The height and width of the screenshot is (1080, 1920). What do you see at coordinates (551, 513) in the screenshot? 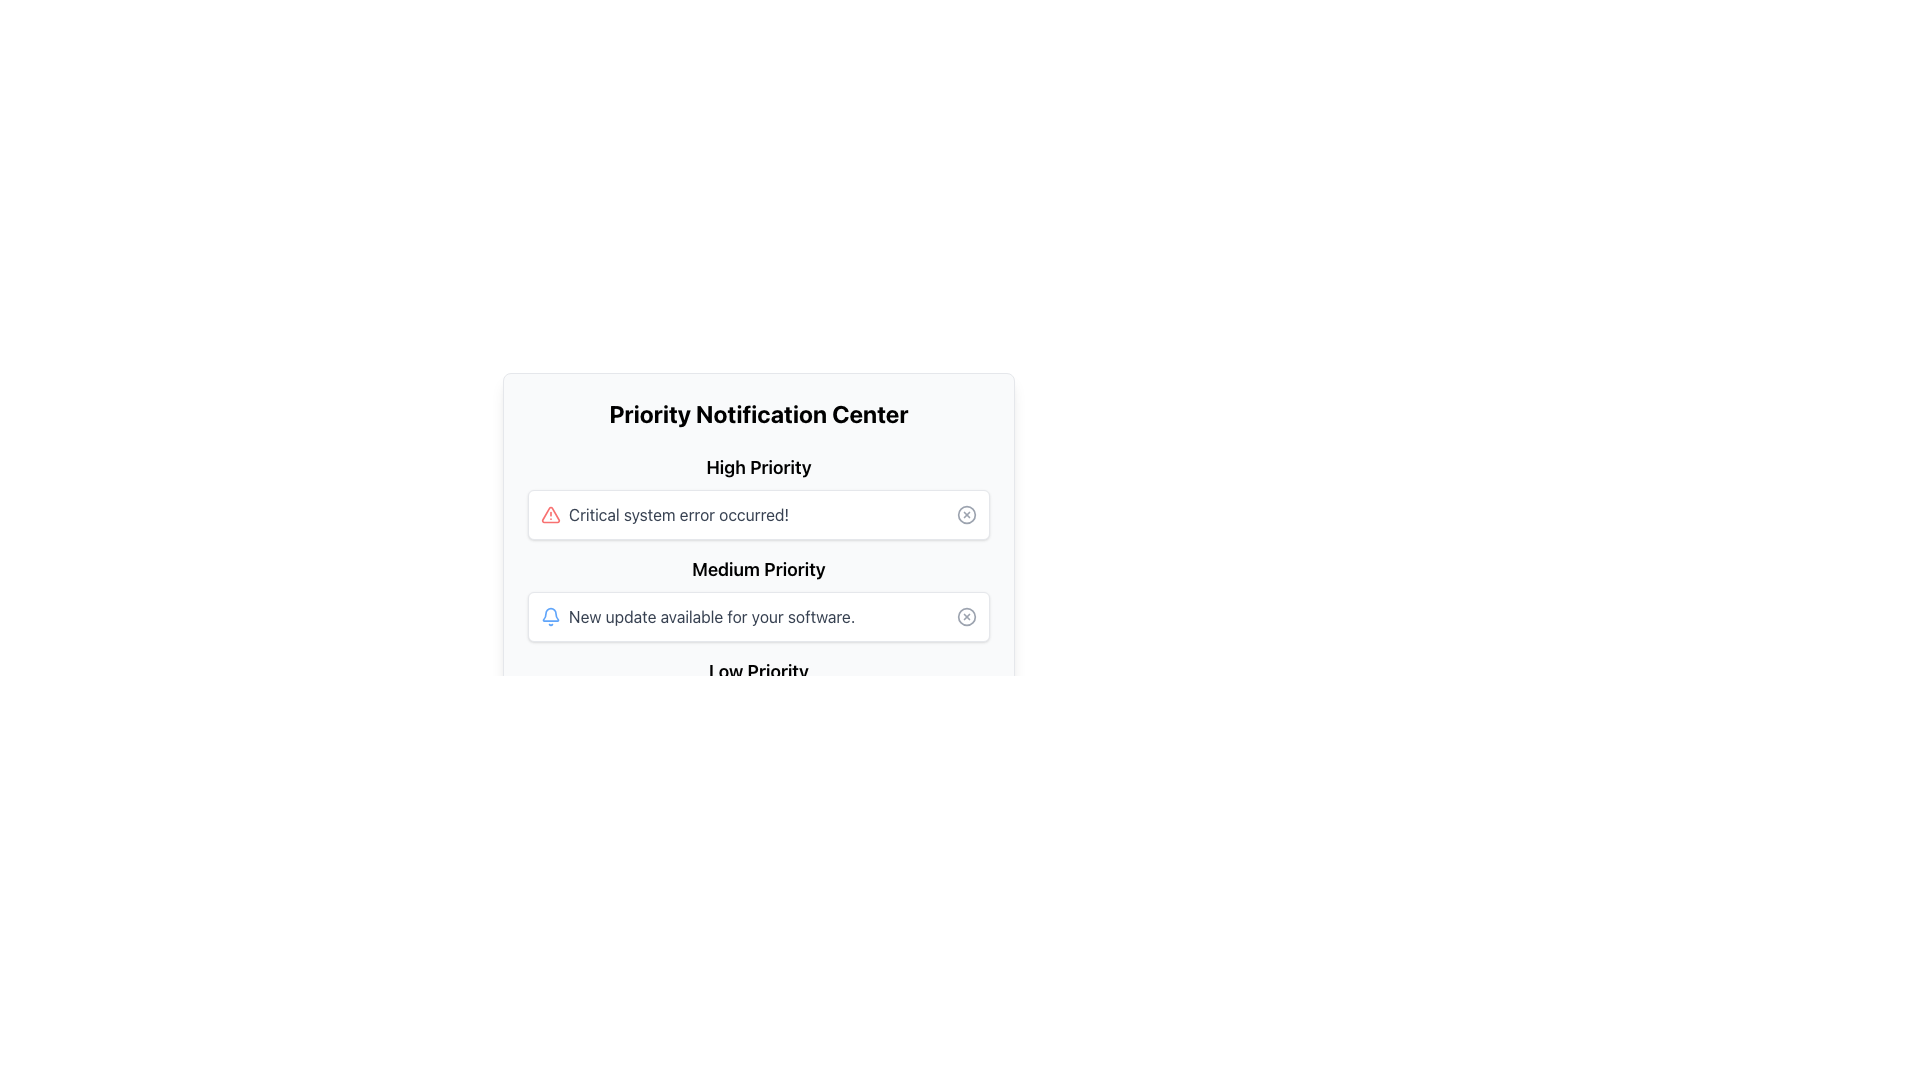
I see `the critical alert icon located to the left of the text box labeled 'Critical system error occurred!' in the 'High Priority' section of the 'Priority Notification Center' interface` at bounding box center [551, 513].